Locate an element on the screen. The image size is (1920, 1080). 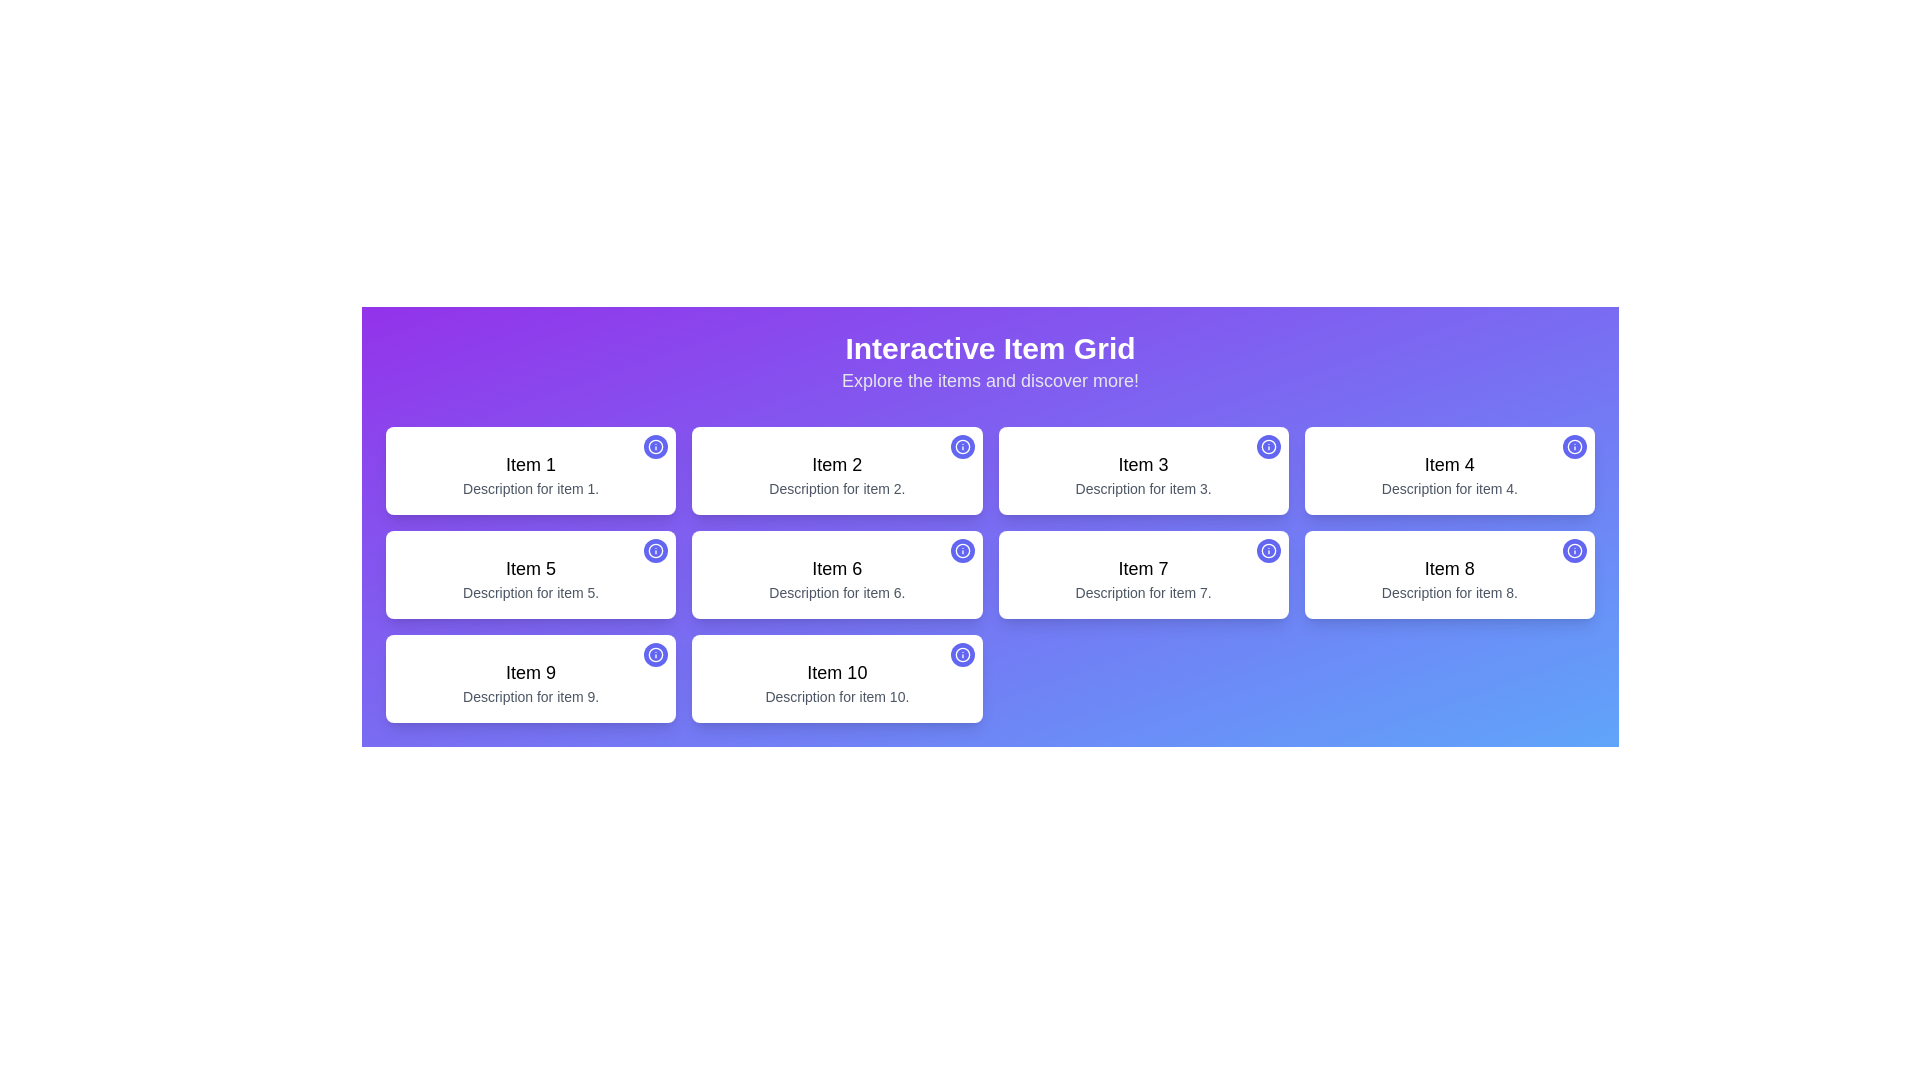
the text component displaying 'Description for item 4.' which is styled with a small gray font and located within the white rounded card for 'Item 4' is located at coordinates (1449, 489).